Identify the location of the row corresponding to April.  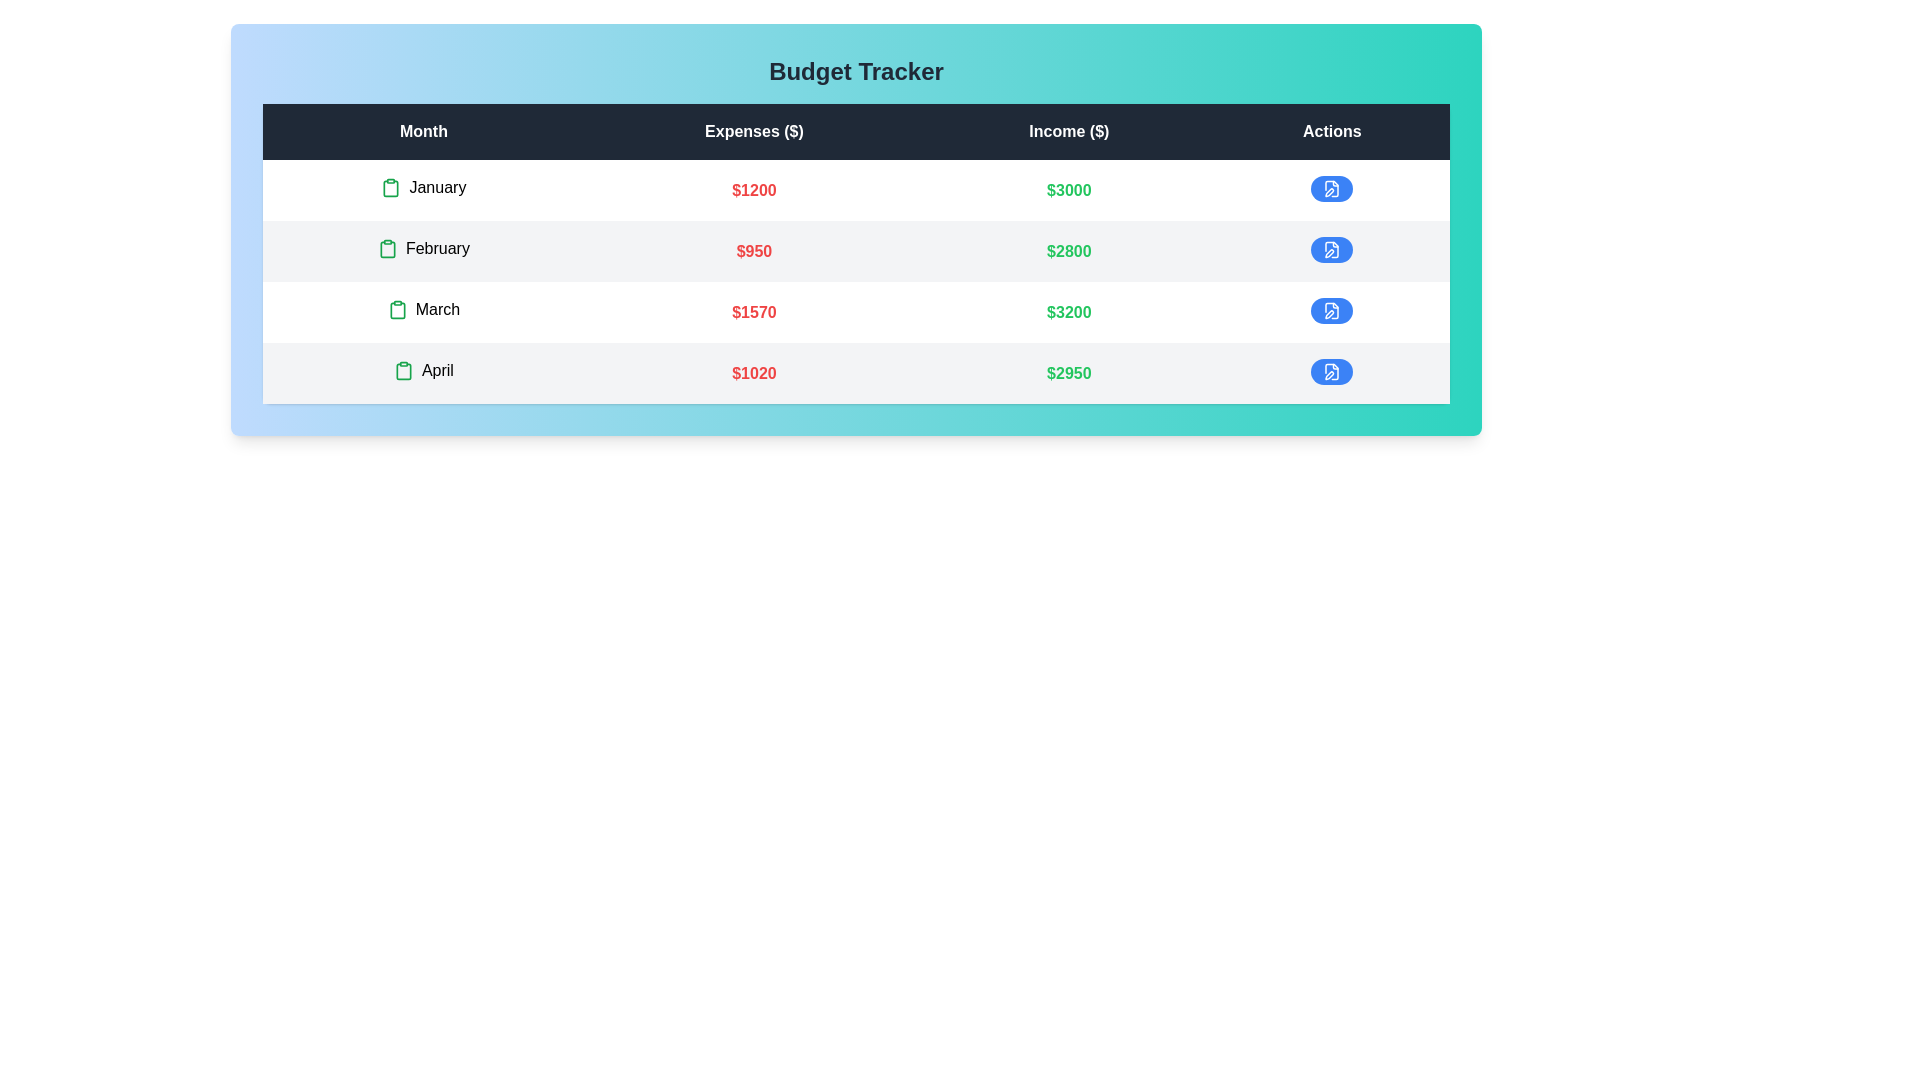
(856, 373).